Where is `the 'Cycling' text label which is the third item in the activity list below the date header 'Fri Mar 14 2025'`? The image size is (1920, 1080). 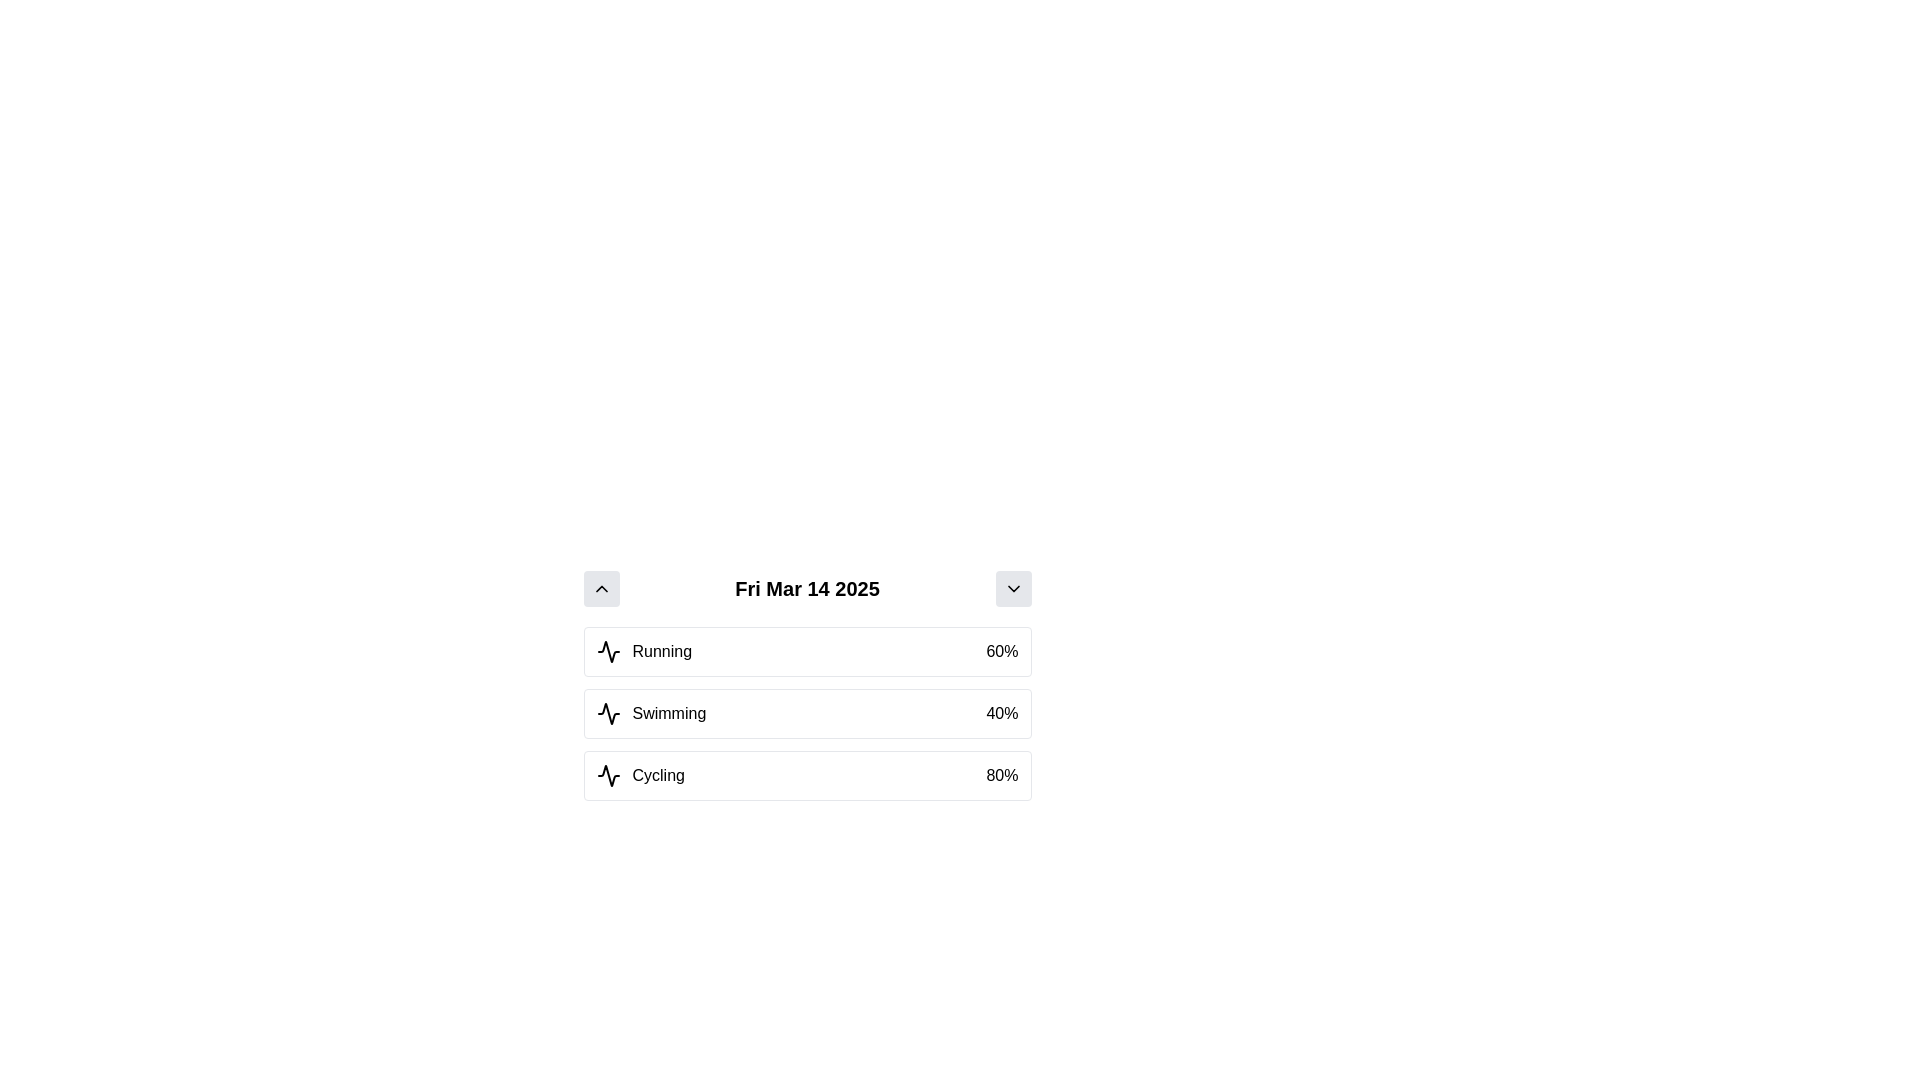
the 'Cycling' text label which is the third item in the activity list below the date header 'Fri Mar 14 2025' is located at coordinates (640, 774).